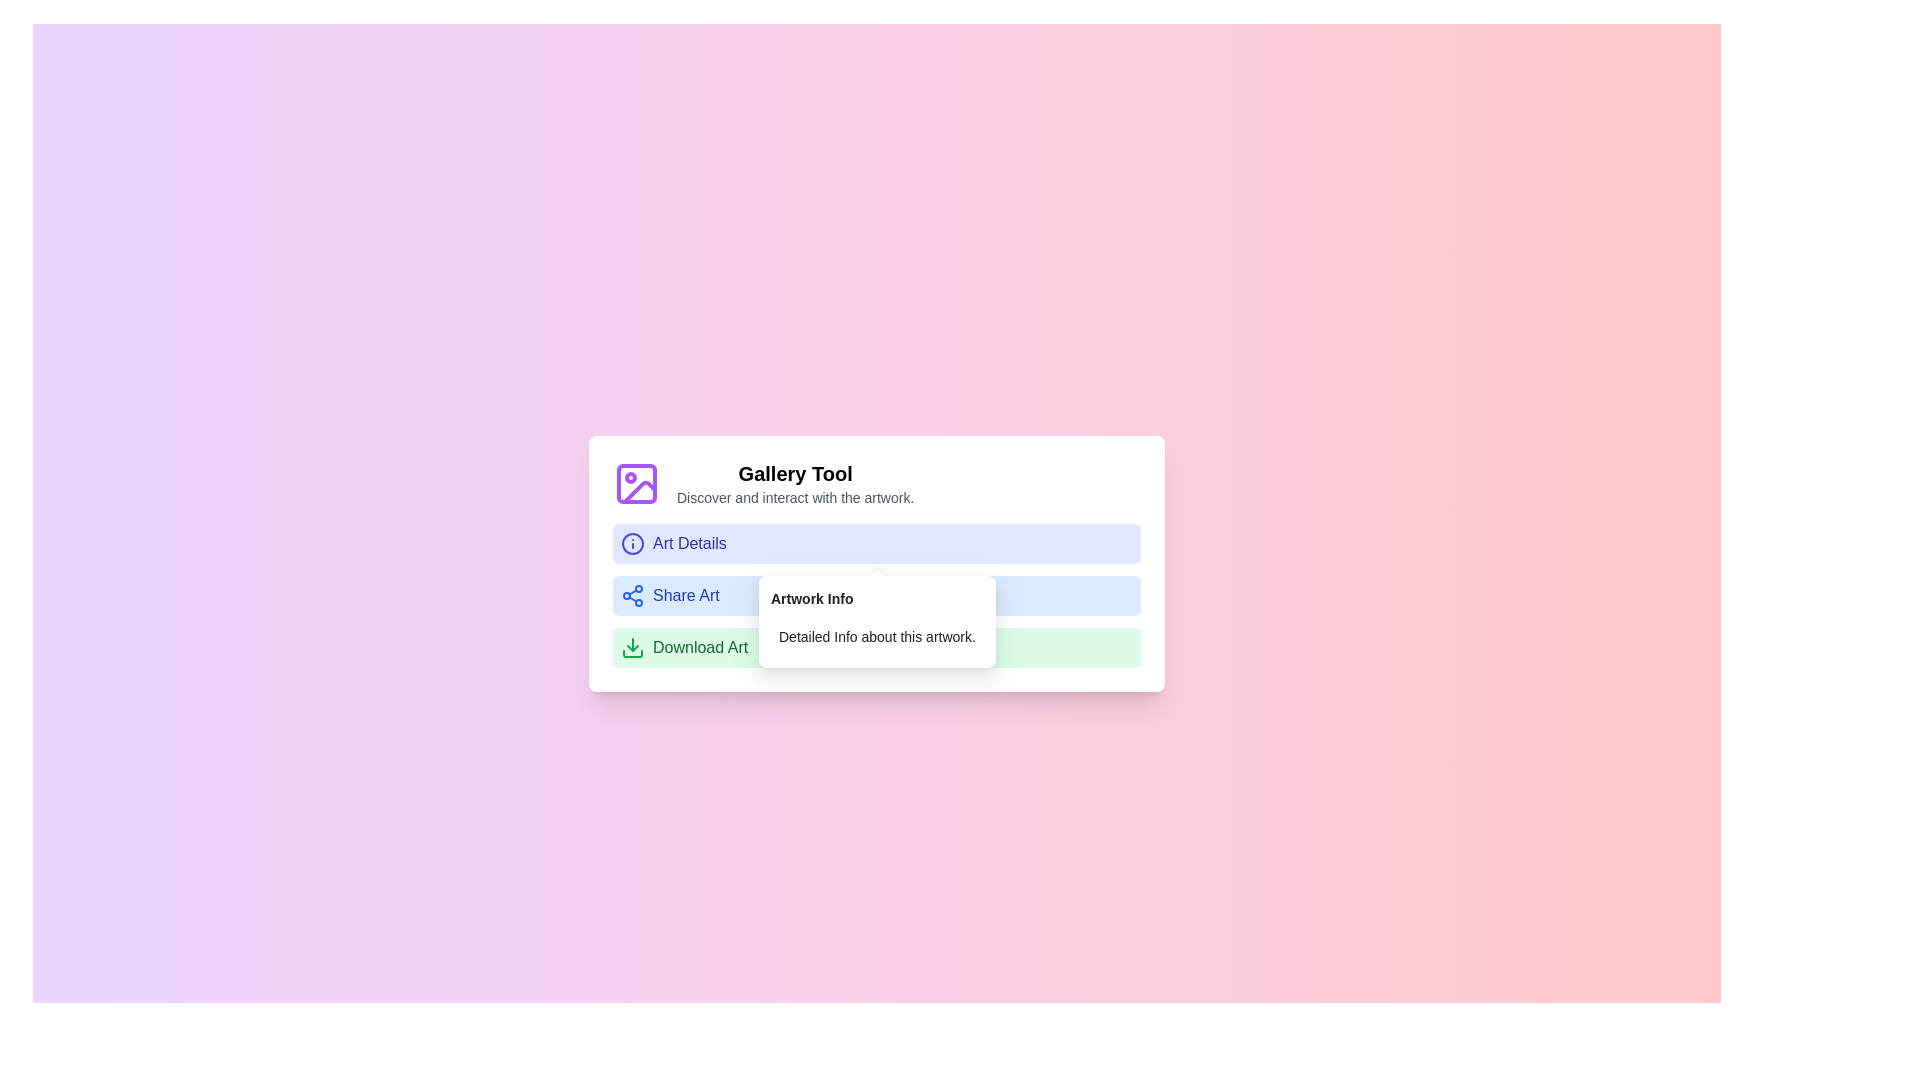 The height and width of the screenshot is (1080, 1920). What do you see at coordinates (632, 648) in the screenshot?
I see `the green button labeled 'Download Art' which contains a green downward arrow download icon located at the bottom of the vertical menu` at bounding box center [632, 648].